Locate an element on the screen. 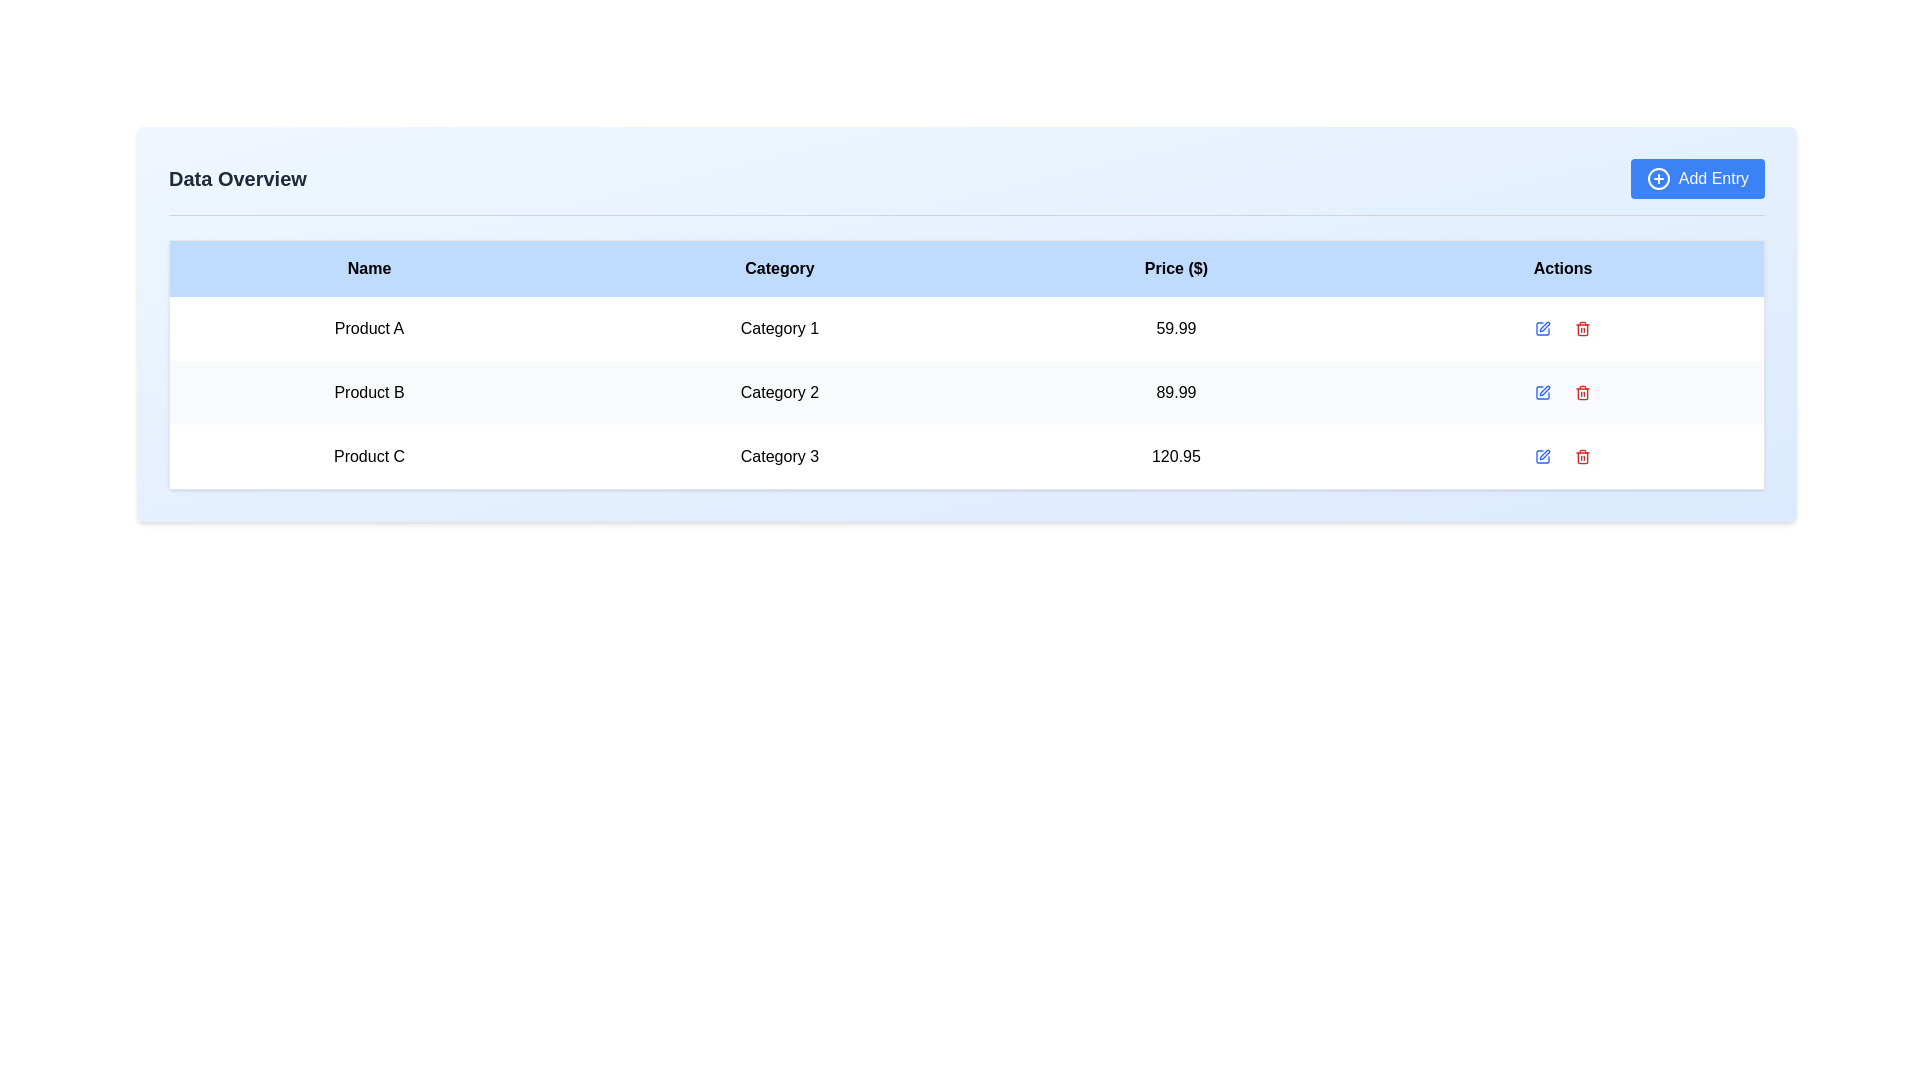 Image resolution: width=1920 pixels, height=1080 pixels. the static text displaying the price value for 'Product C' located in the third row and third column of the table under the 'Price ($)' header is located at coordinates (1176, 457).